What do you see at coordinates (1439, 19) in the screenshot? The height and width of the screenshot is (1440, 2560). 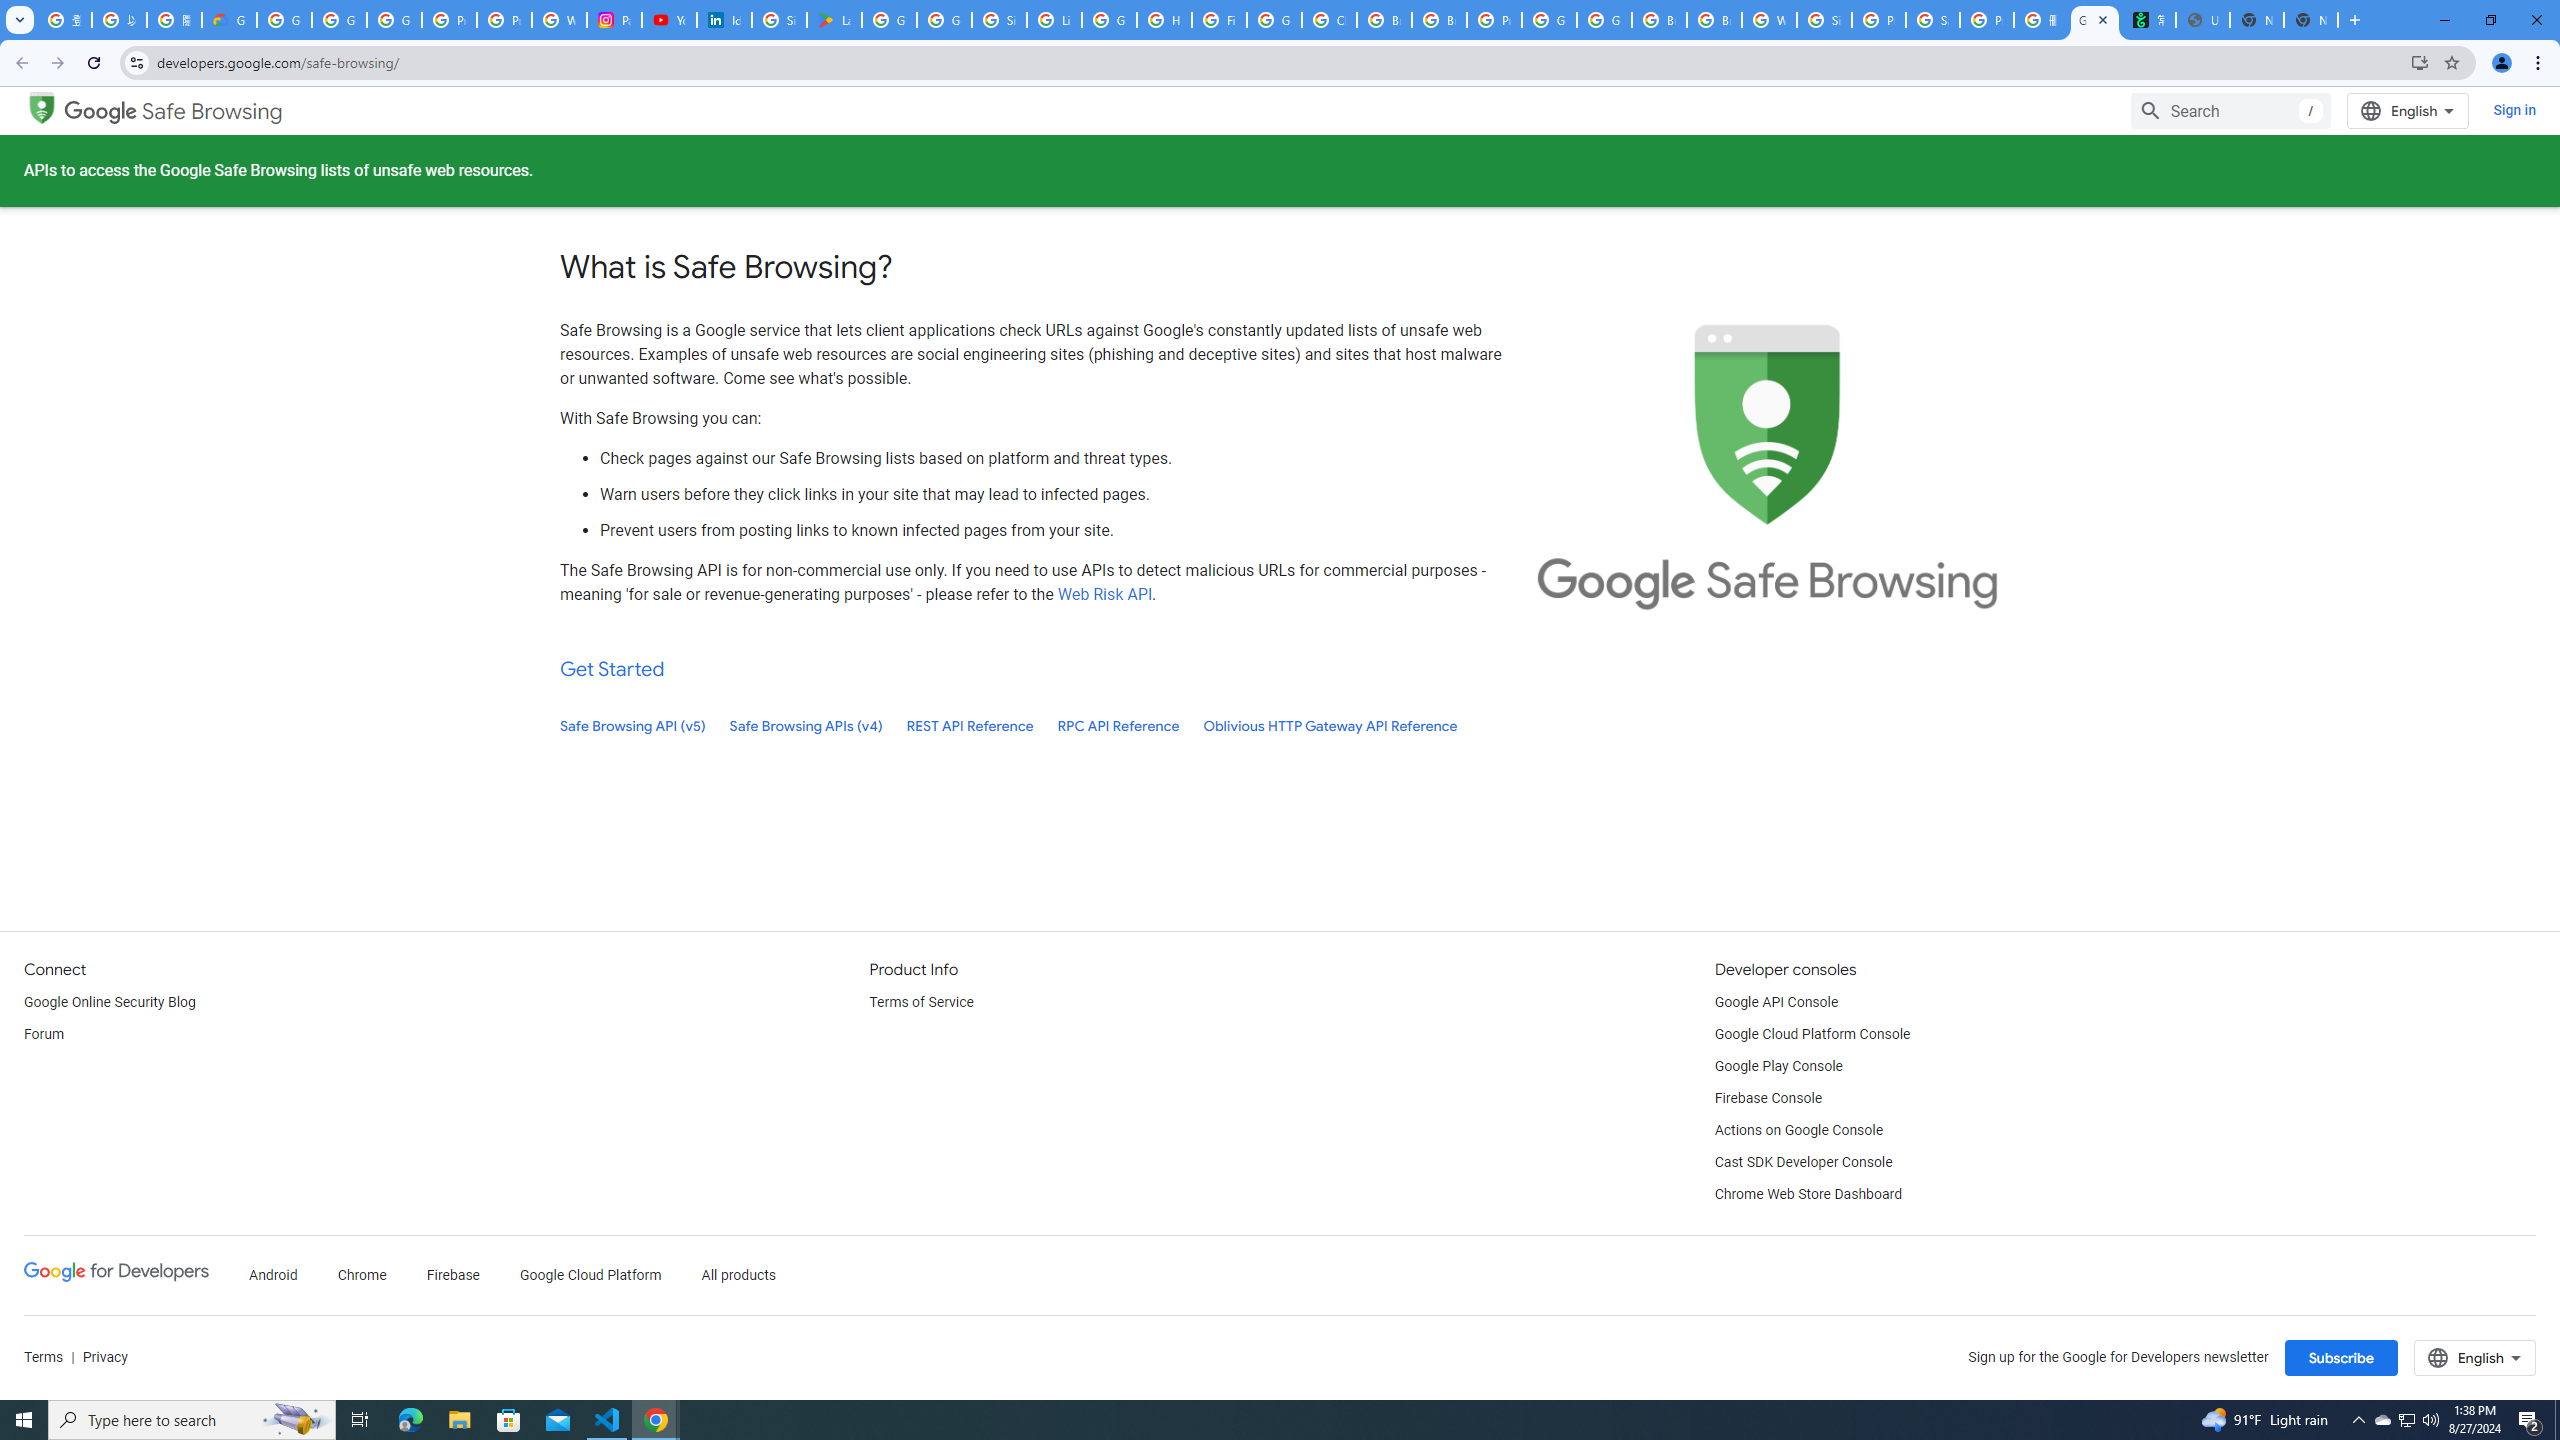 I see `'Browse Chrome as a guest - Computer - Google Chrome Help'` at bounding box center [1439, 19].